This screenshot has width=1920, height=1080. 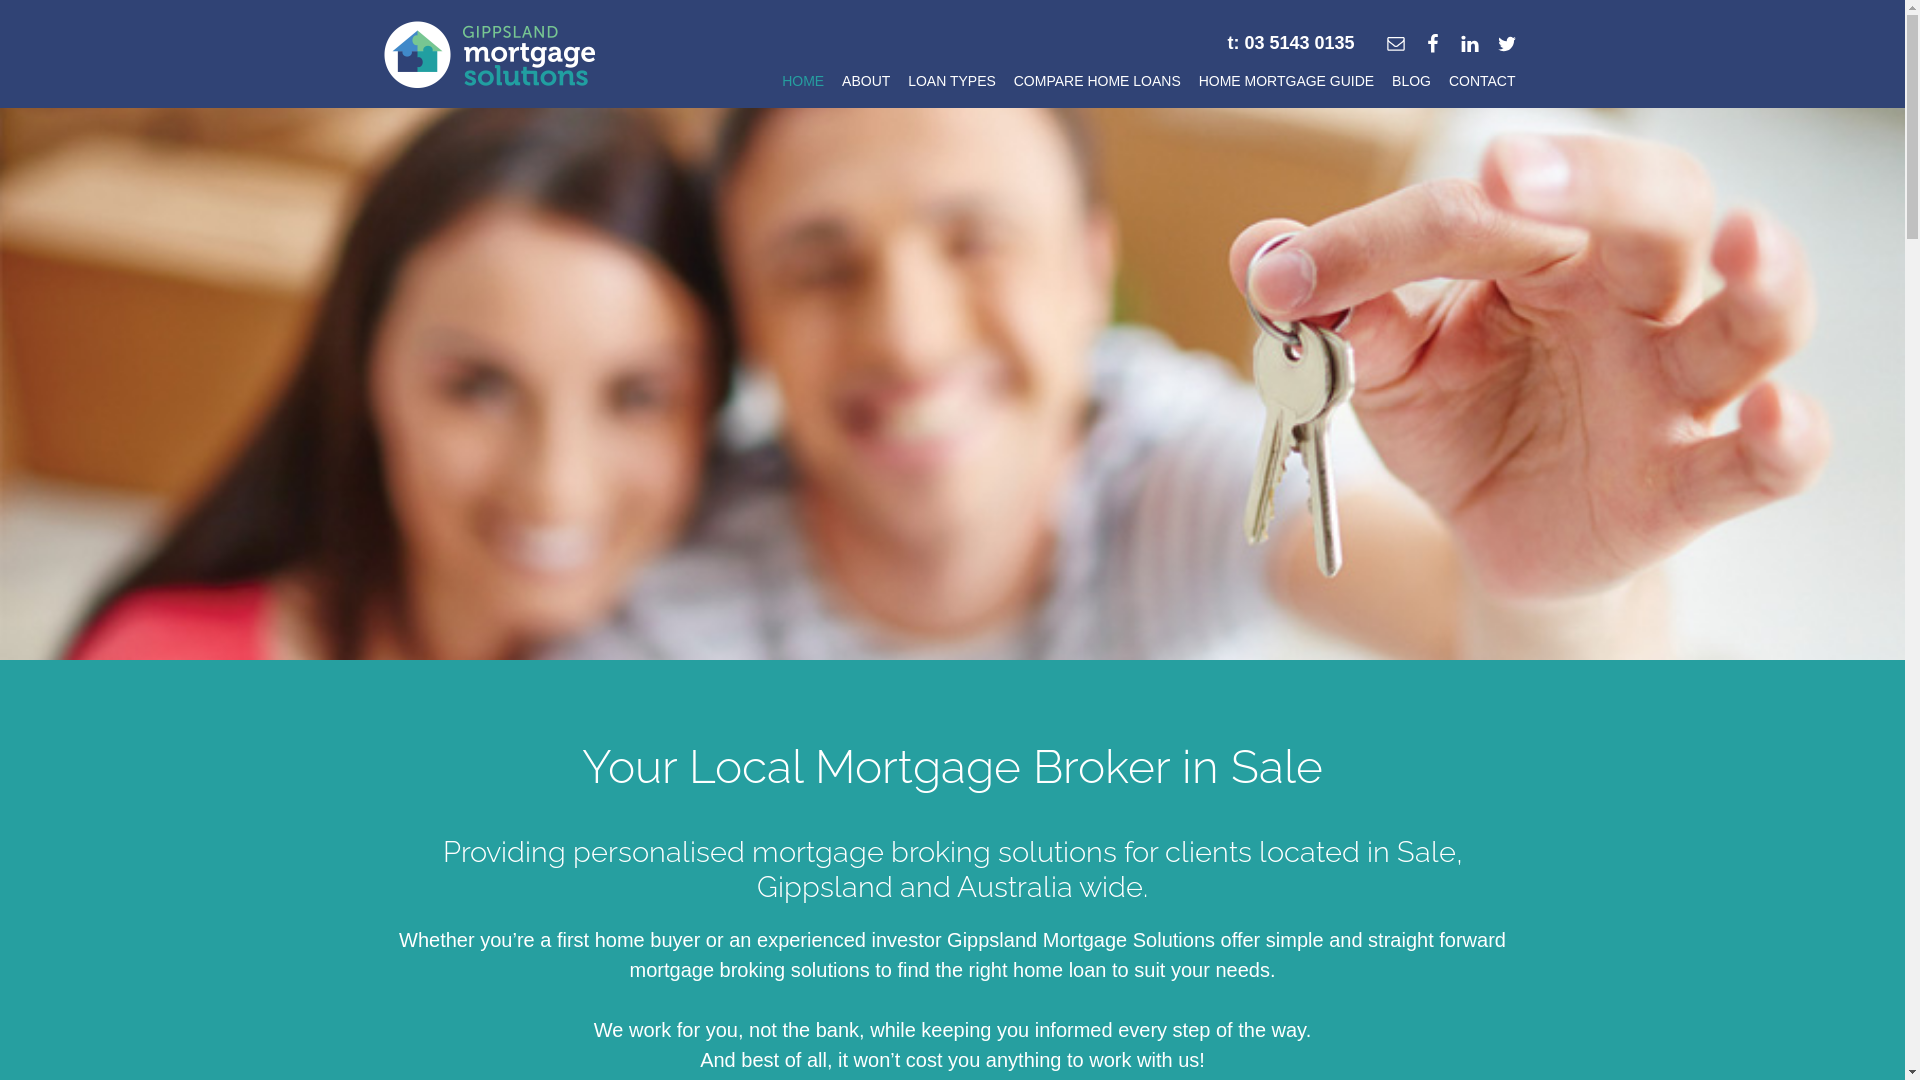 What do you see at coordinates (1410, 84) in the screenshot?
I see `'BLOG'` at bounding box center [1410, 84].